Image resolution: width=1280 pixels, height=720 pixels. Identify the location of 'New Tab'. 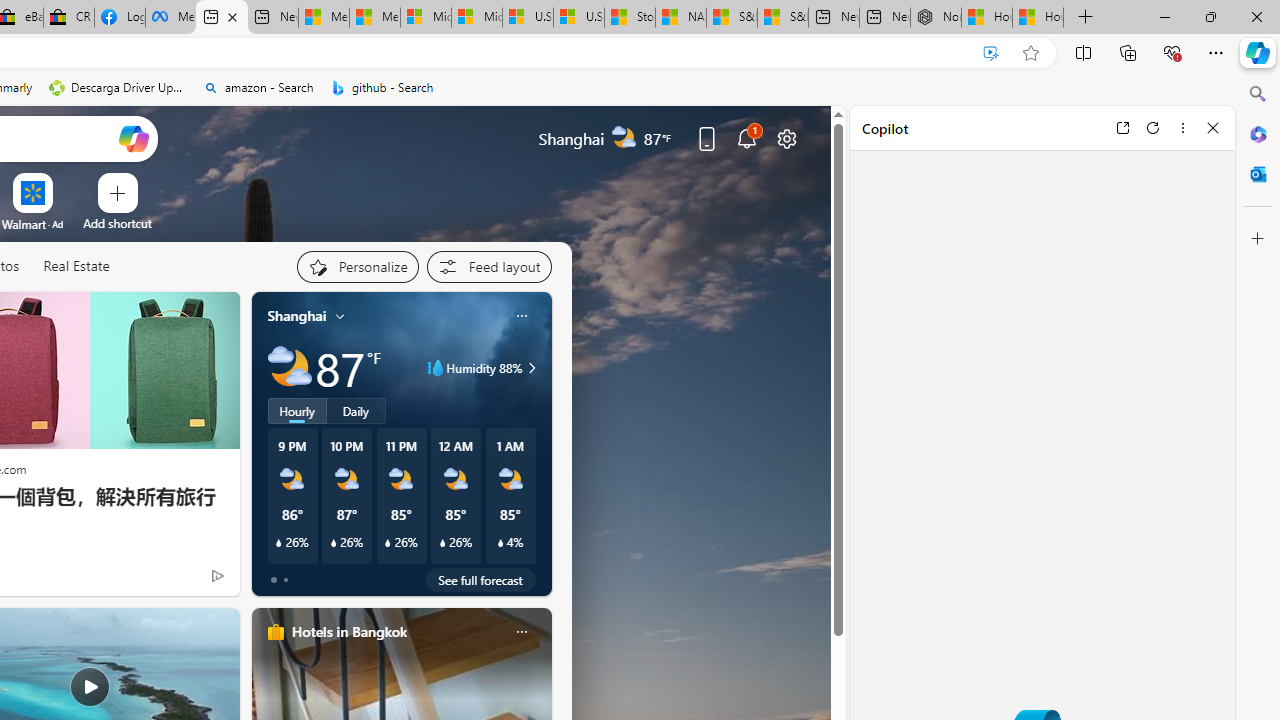
(1085, 17).